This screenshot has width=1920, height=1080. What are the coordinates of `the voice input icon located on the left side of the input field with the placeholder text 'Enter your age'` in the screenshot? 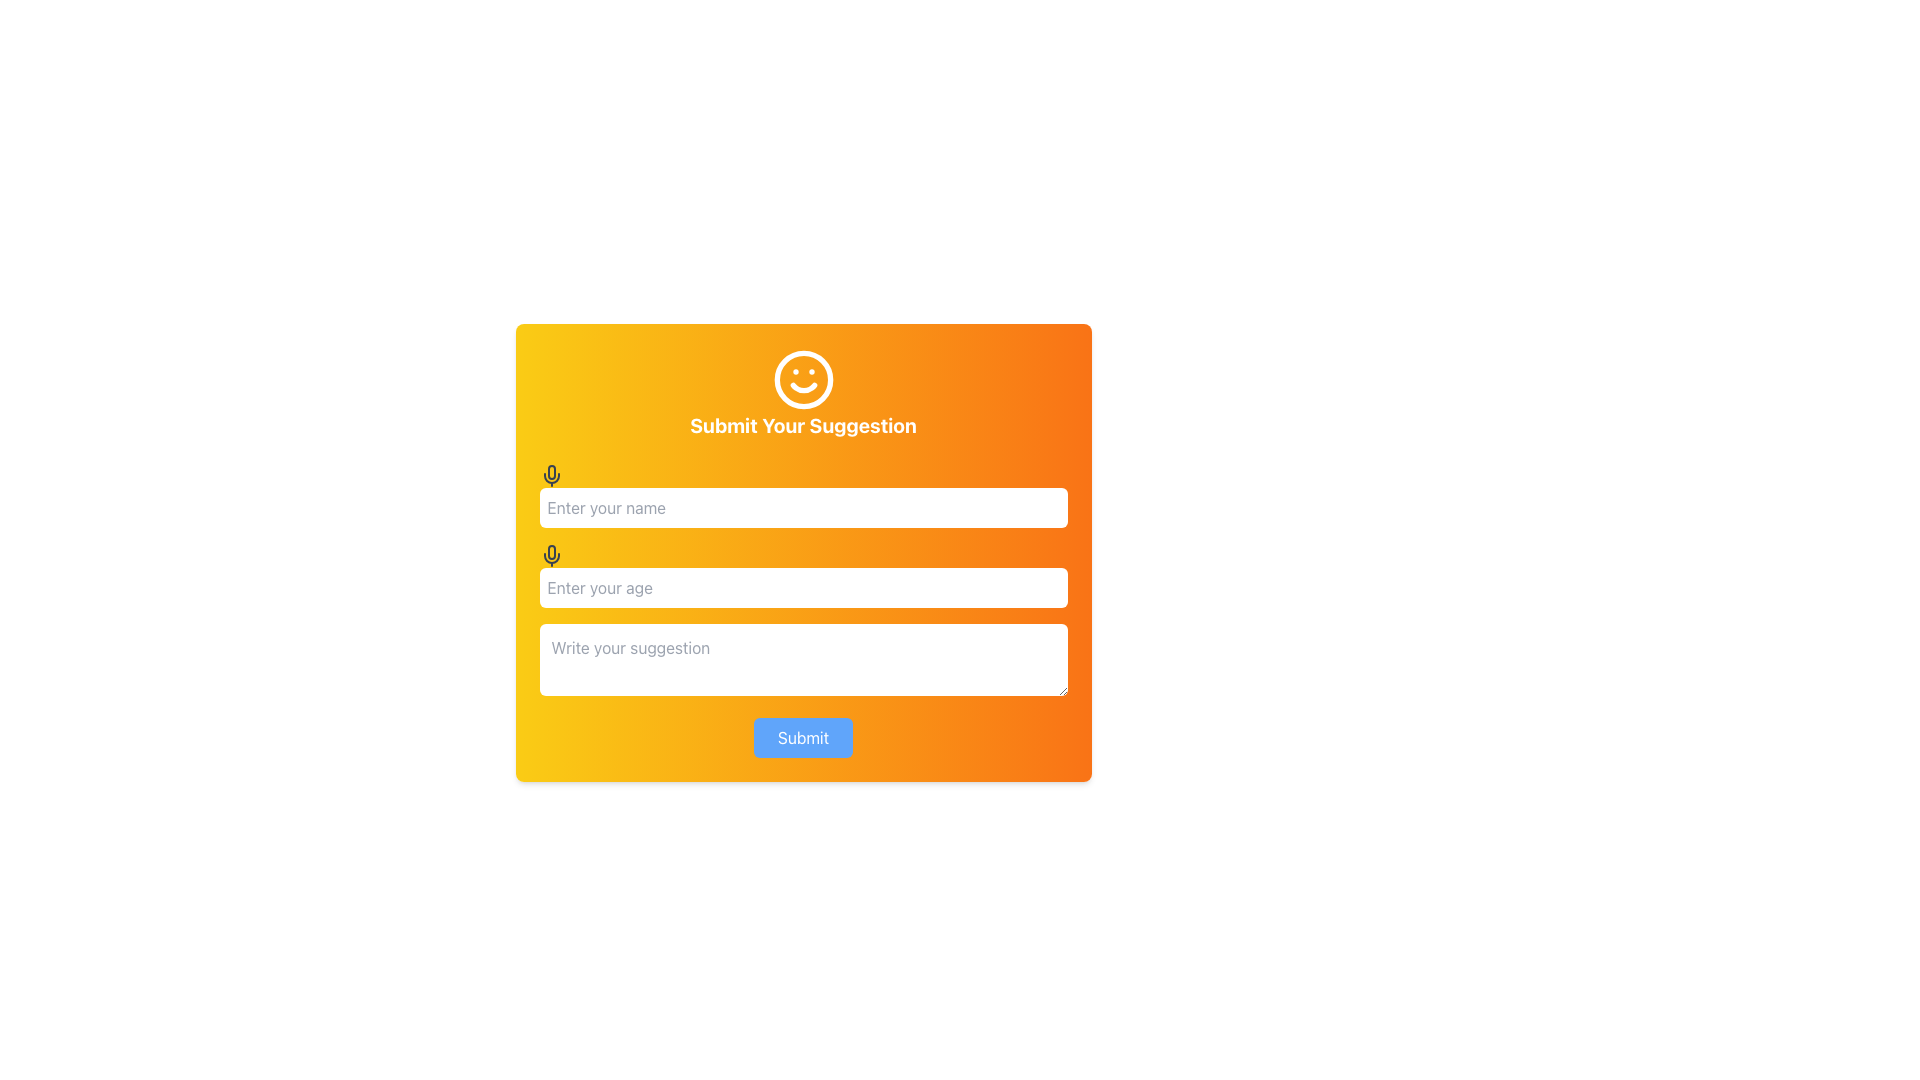 It's located at (551, 555).